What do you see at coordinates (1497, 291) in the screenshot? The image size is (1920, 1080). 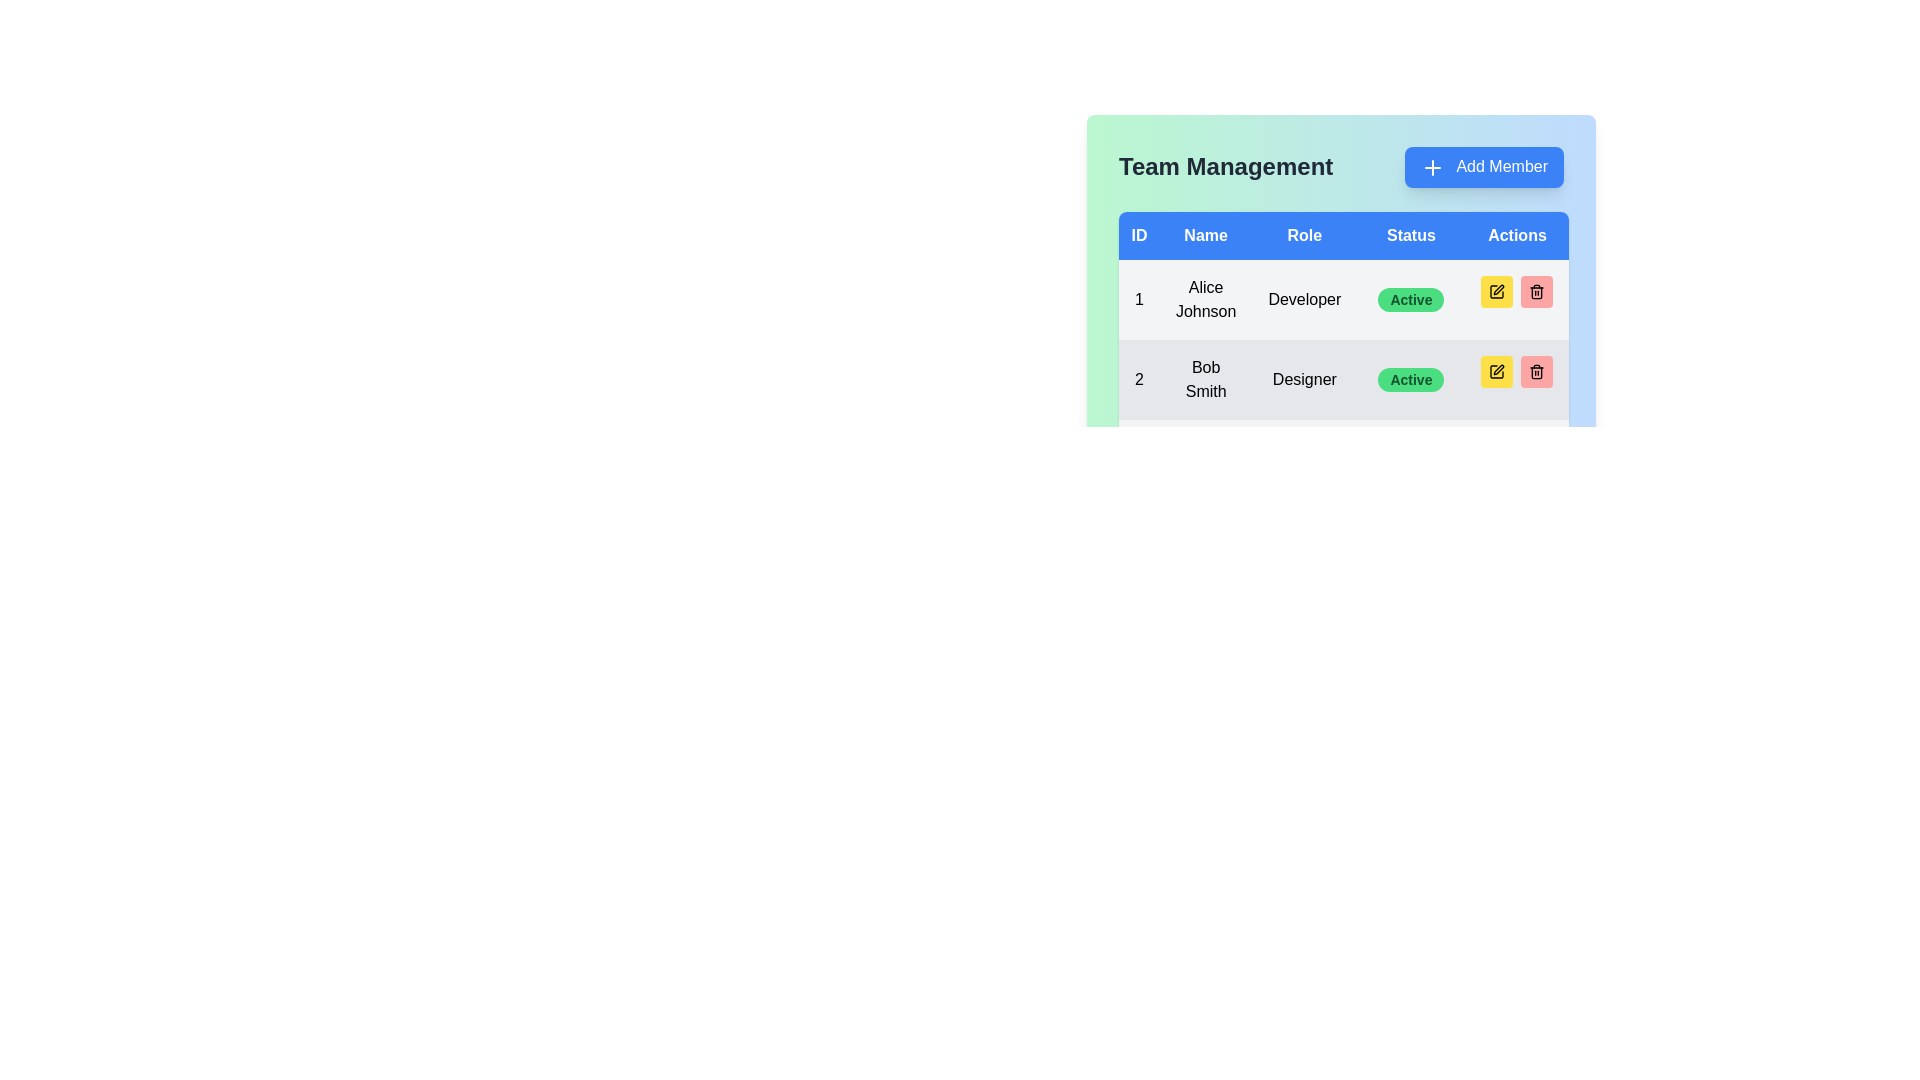 I see `the edit button located in the 'Actions' column of the first row of the table, which is directly to the right of the 'Status' column containing a green 'Active' label, to initiate the editing process` at bounding box center [1497, 291].